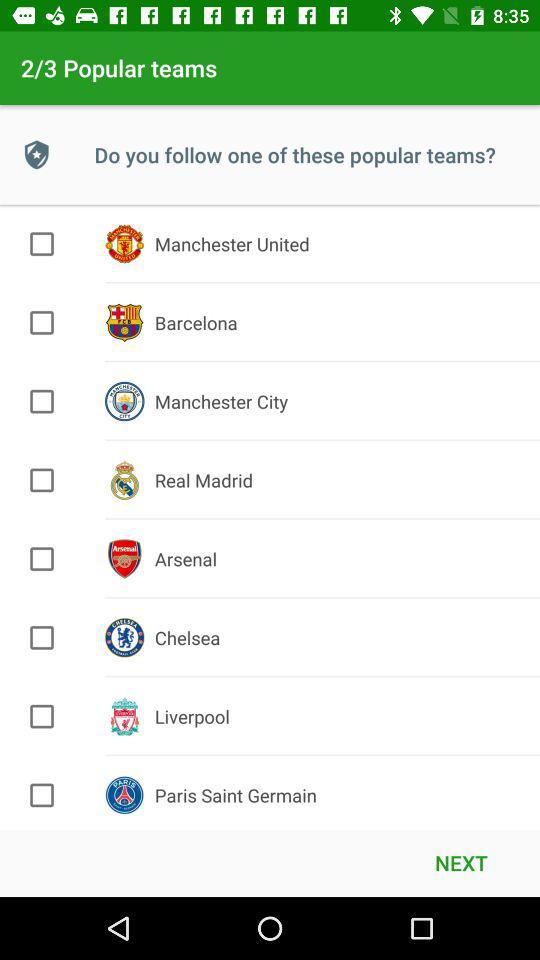 Image resolution: width=540 pixels, height=960 pixels. What do you see at coordinates (42, 401) in the screenshot?
I see `third check box from top` at bounding box center [42, 401].